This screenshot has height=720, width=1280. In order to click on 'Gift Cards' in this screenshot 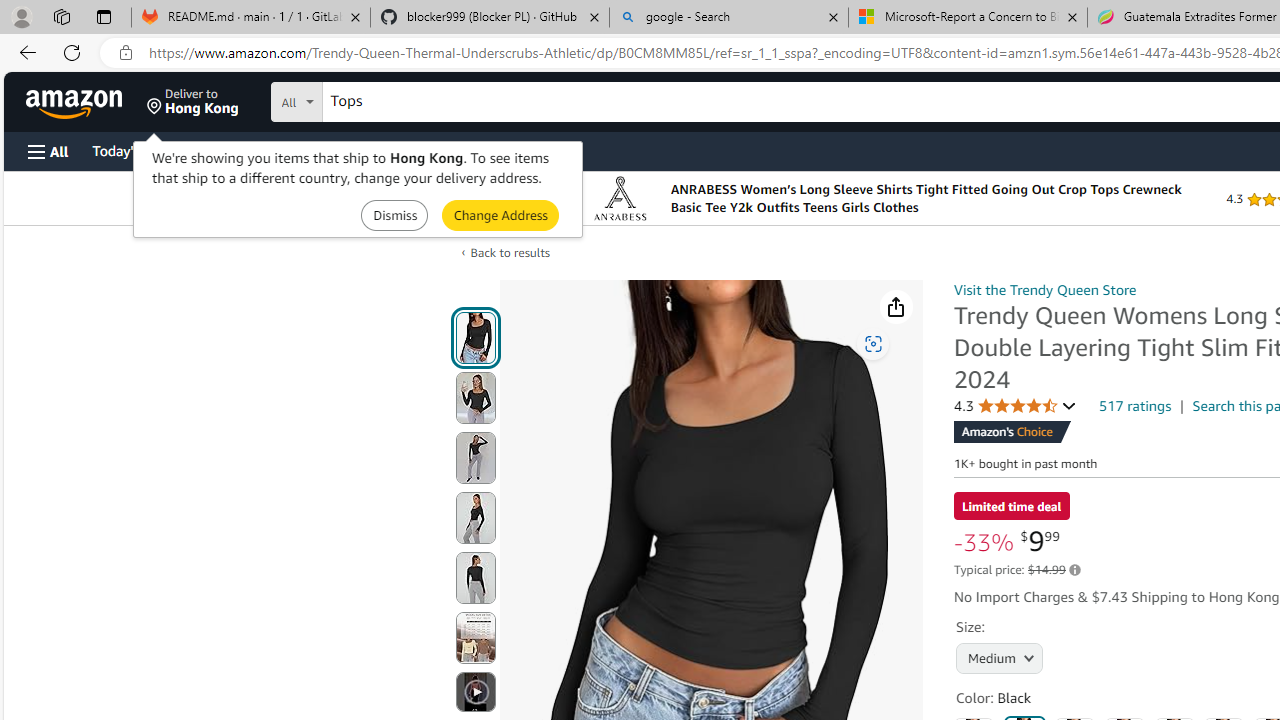, I will do `click(441, 149)`.